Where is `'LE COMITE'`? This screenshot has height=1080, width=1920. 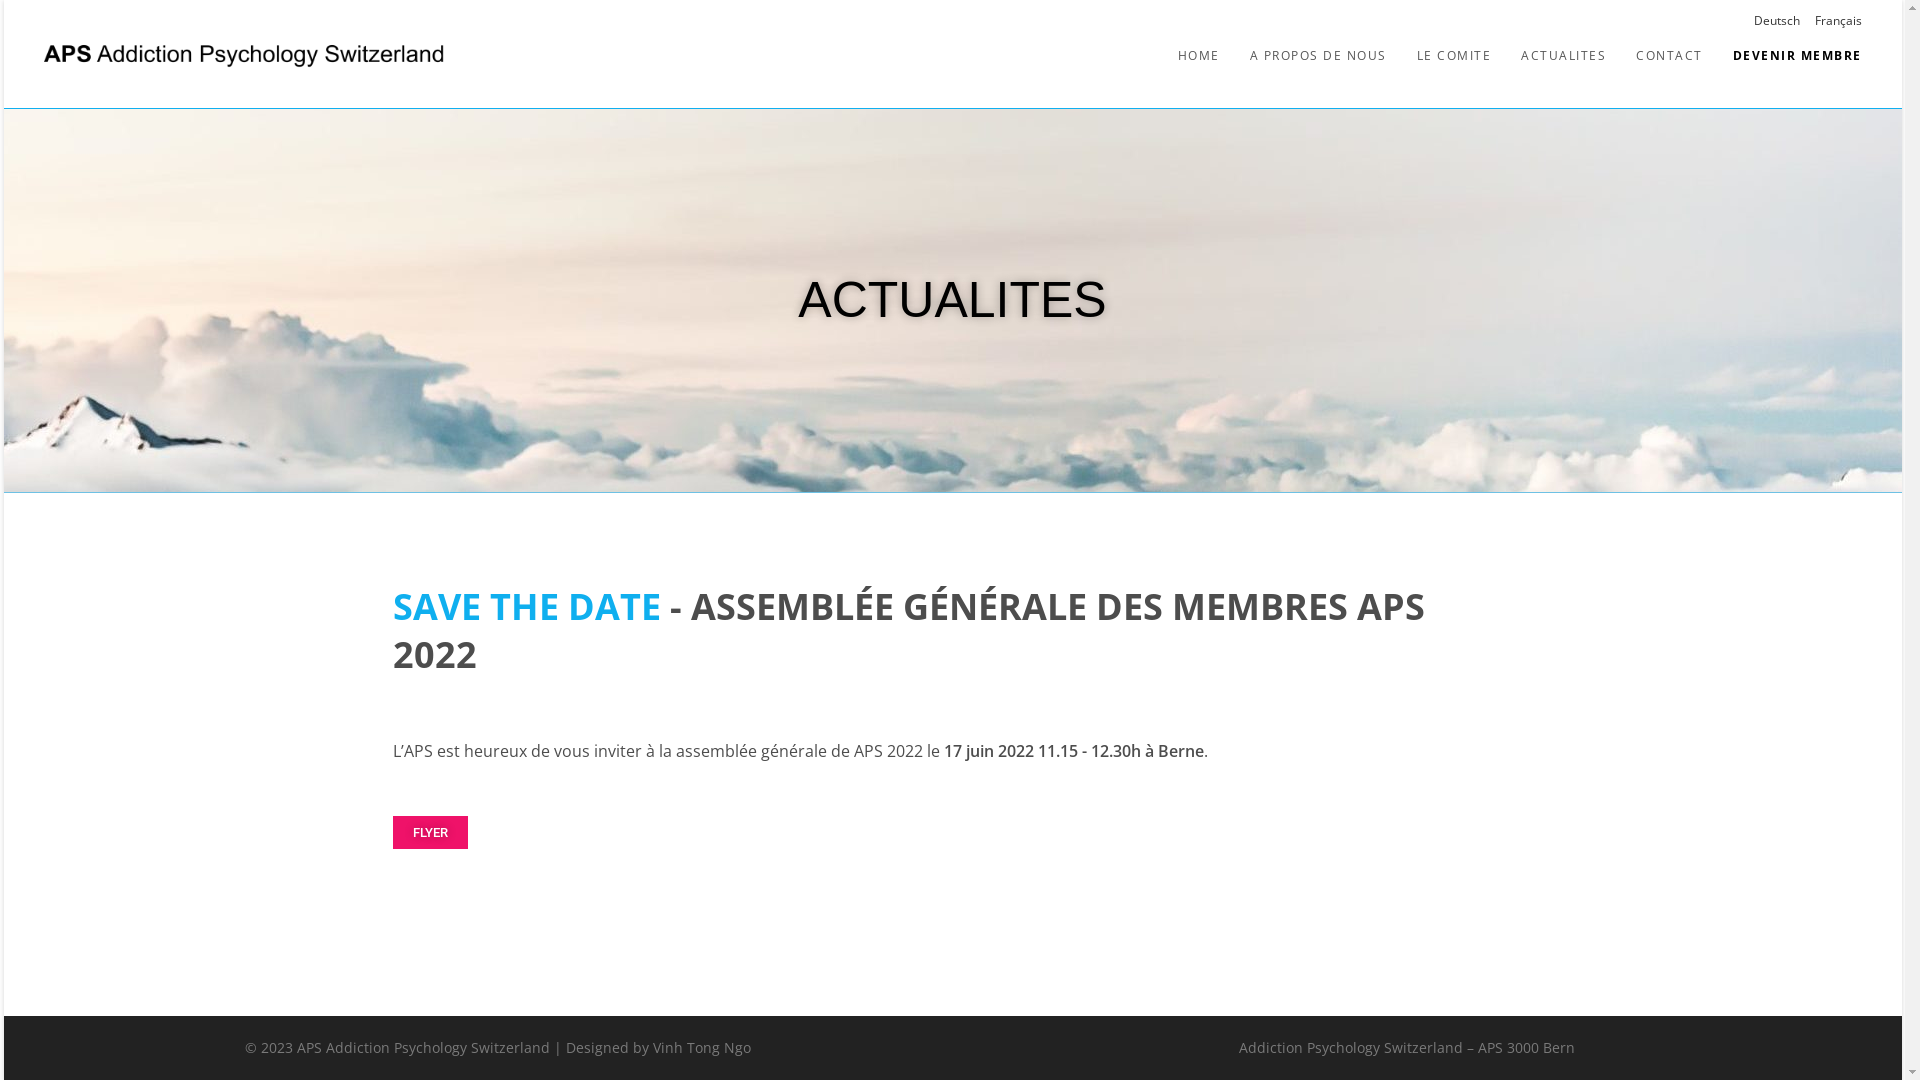 'LE COMITE' is located at coordinates (1454, 54).